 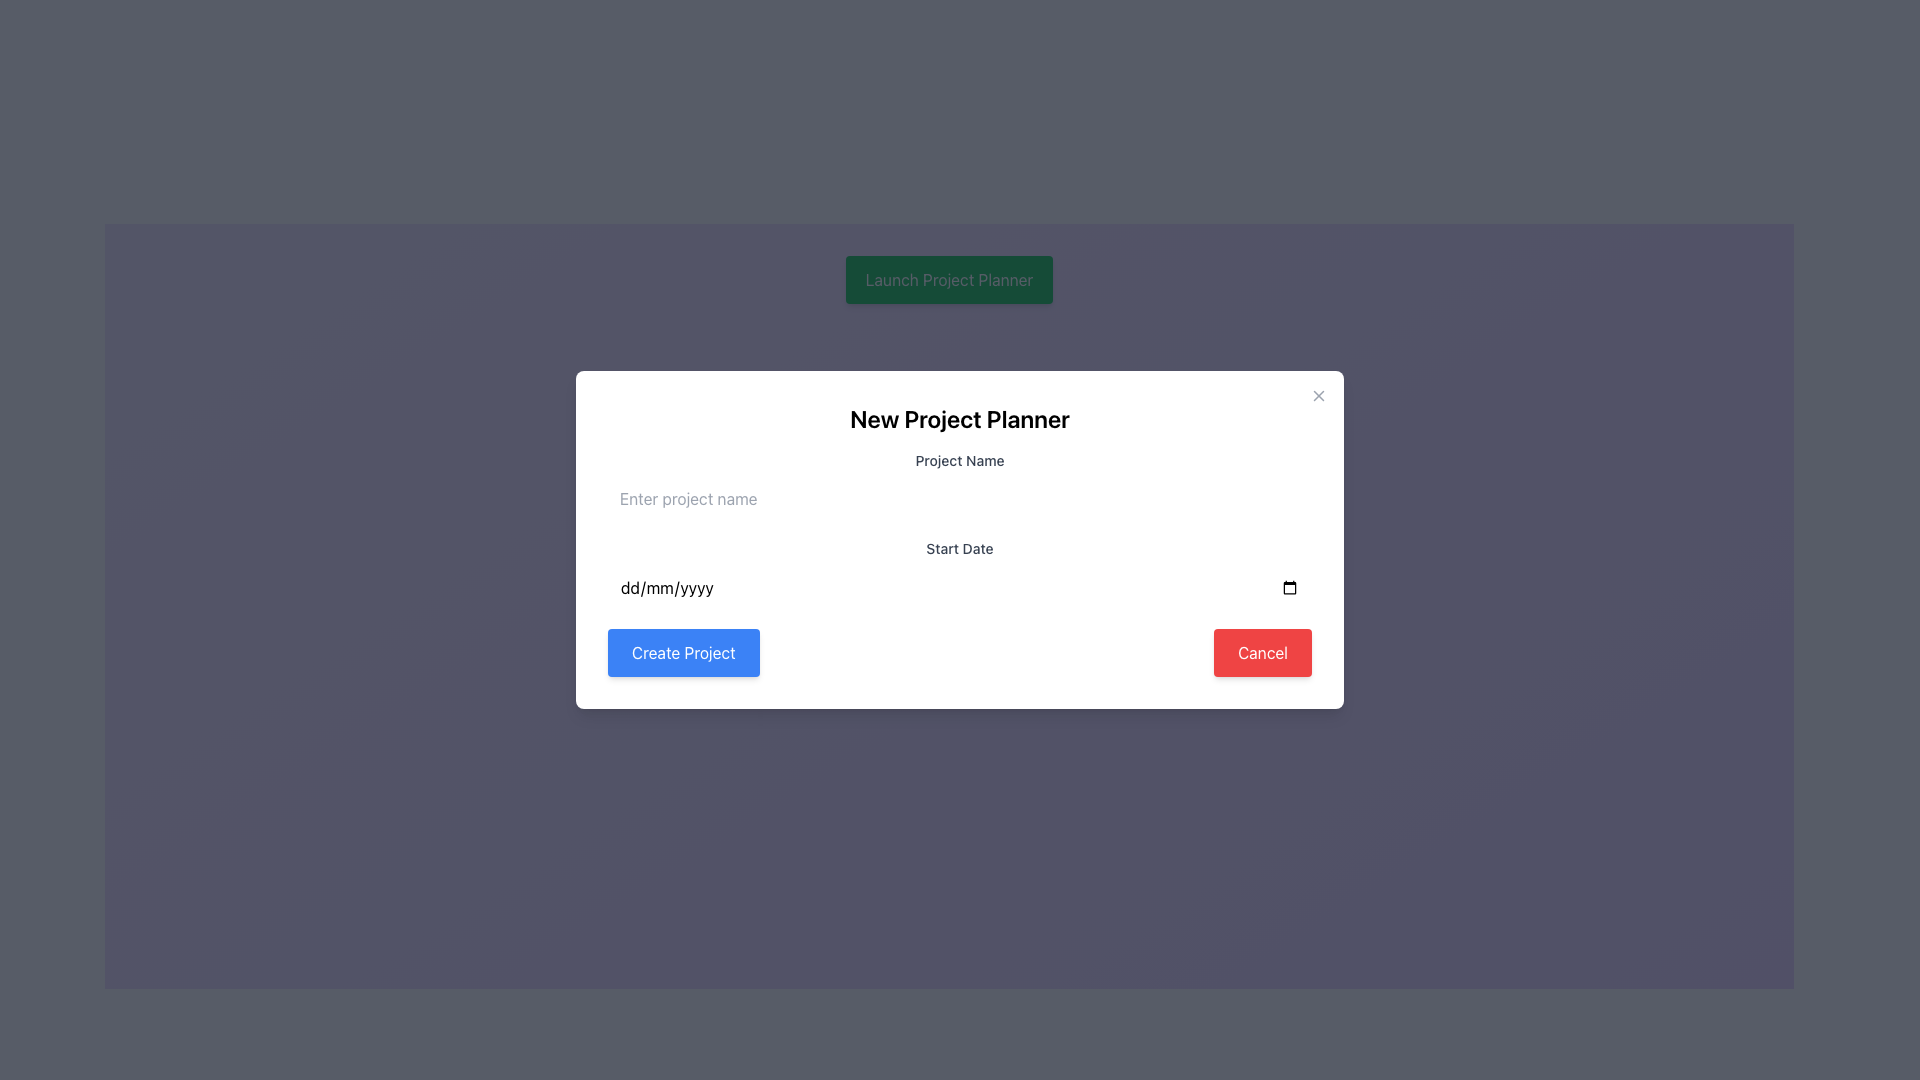 What do you see at coordinates (683, 652) in the screenshot?
I see `the 'Create Project' button with rounded corners and blue background to change its color` at bounding box center [683, 652].